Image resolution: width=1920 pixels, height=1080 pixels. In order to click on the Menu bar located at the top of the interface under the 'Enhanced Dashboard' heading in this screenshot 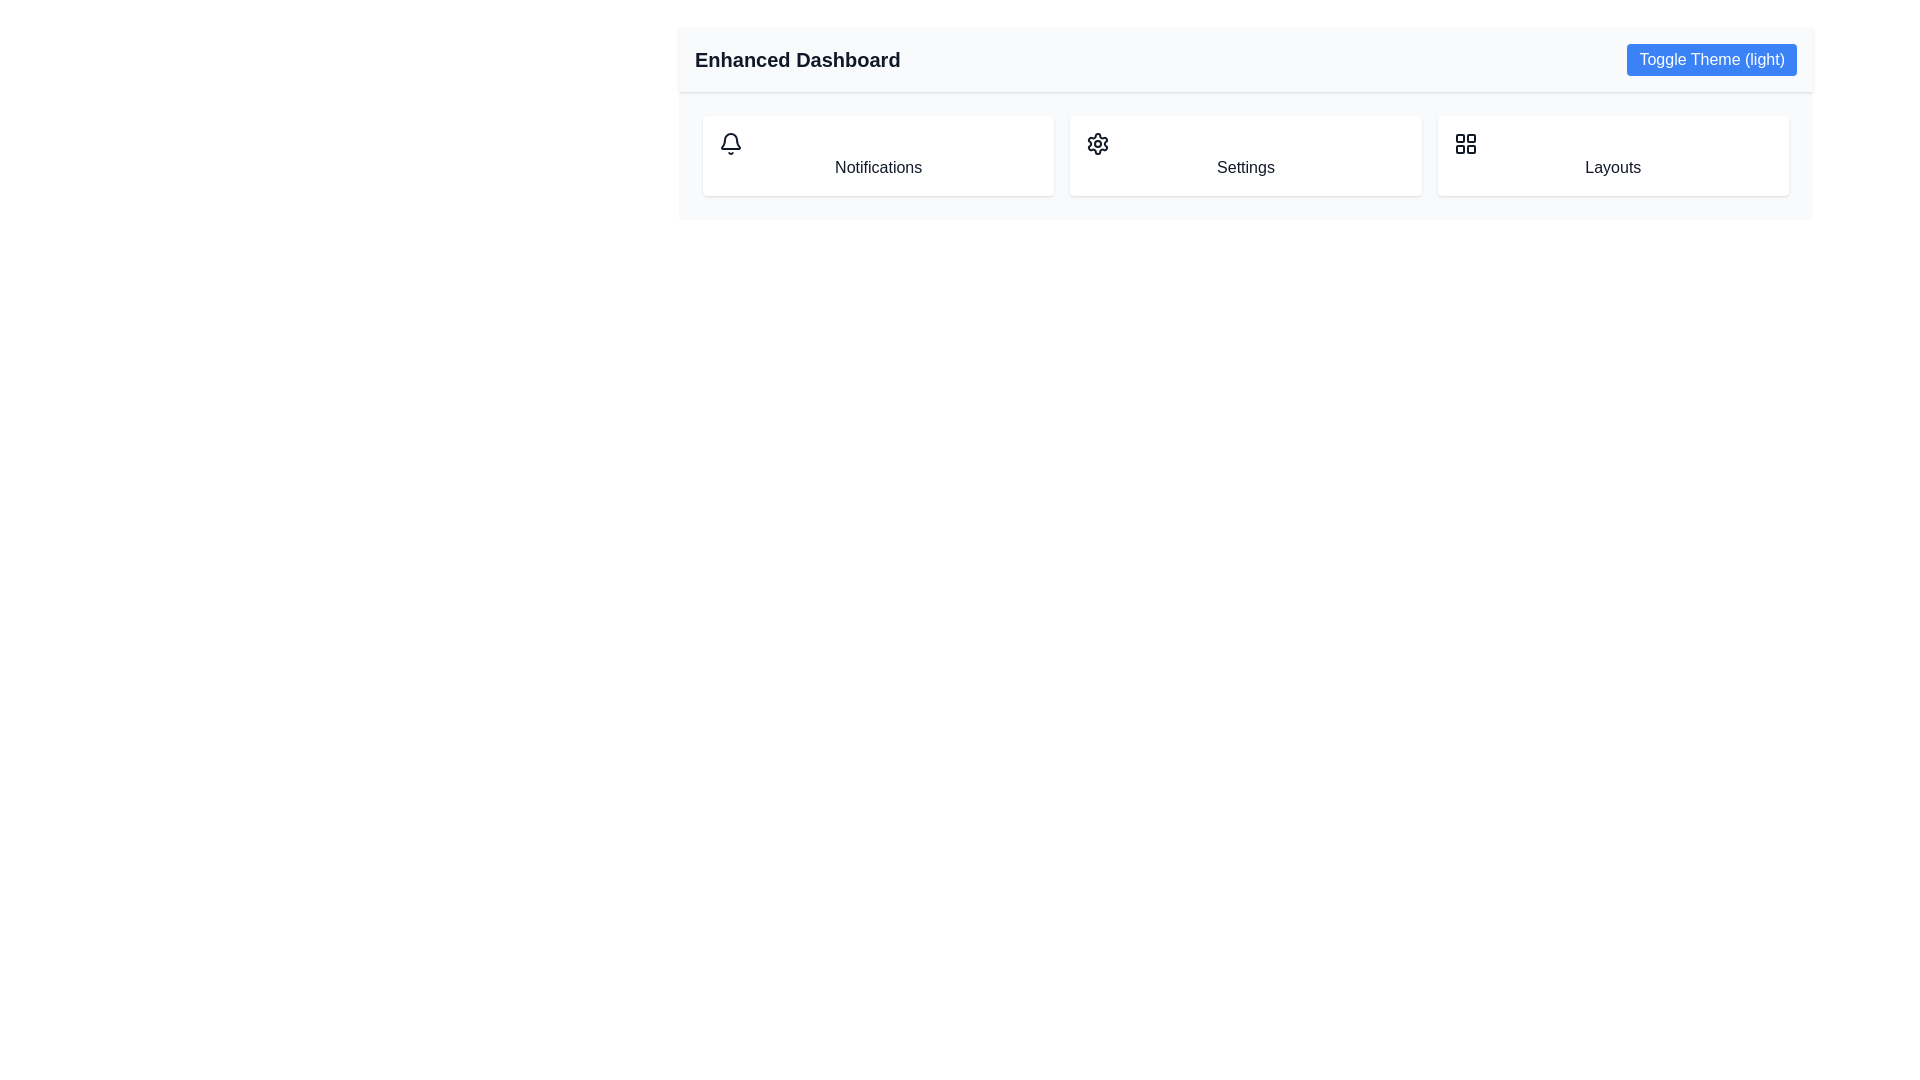, I will do `click(1245, 154)`.